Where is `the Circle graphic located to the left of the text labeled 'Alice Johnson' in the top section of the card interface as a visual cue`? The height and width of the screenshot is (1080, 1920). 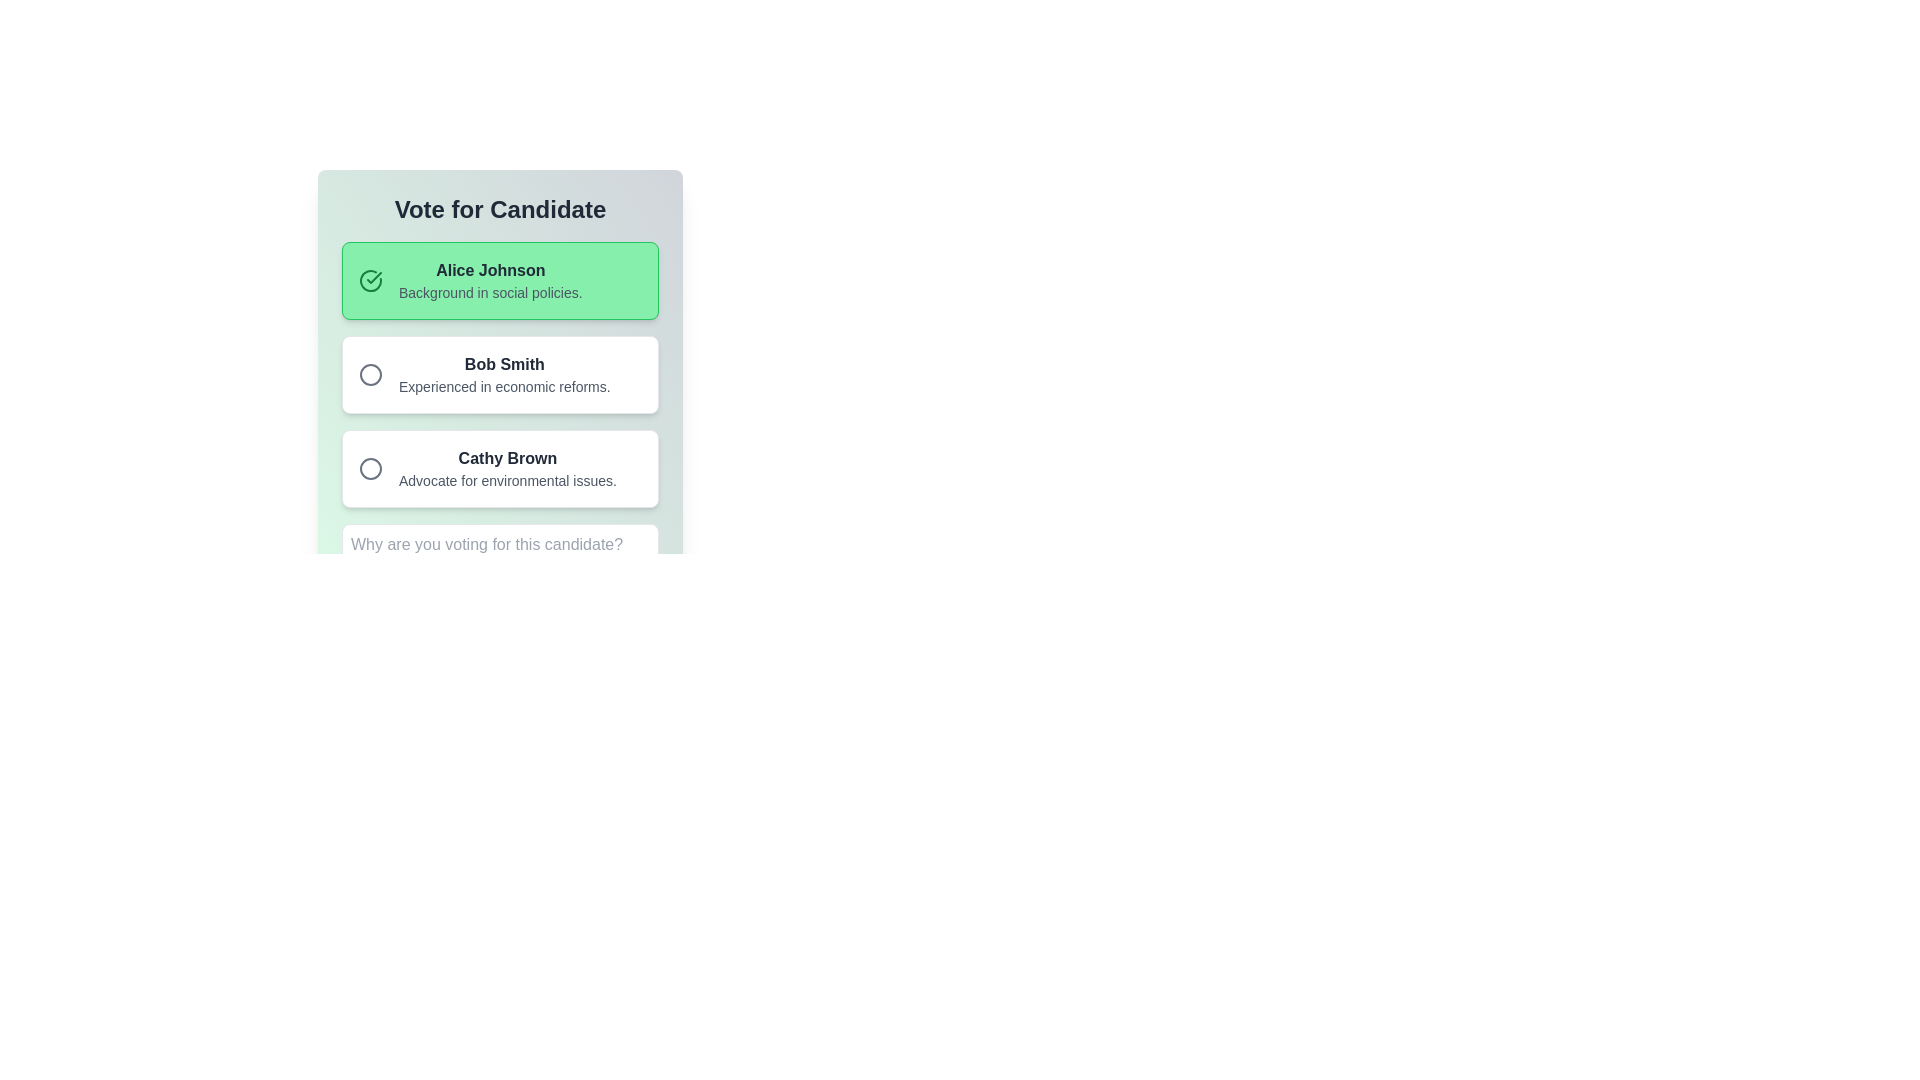 the Circle graphic located to the left of the text labeled 'Alice Johnson' in the top section of the card interface as a visual cue is located at coordinates (370, 374).